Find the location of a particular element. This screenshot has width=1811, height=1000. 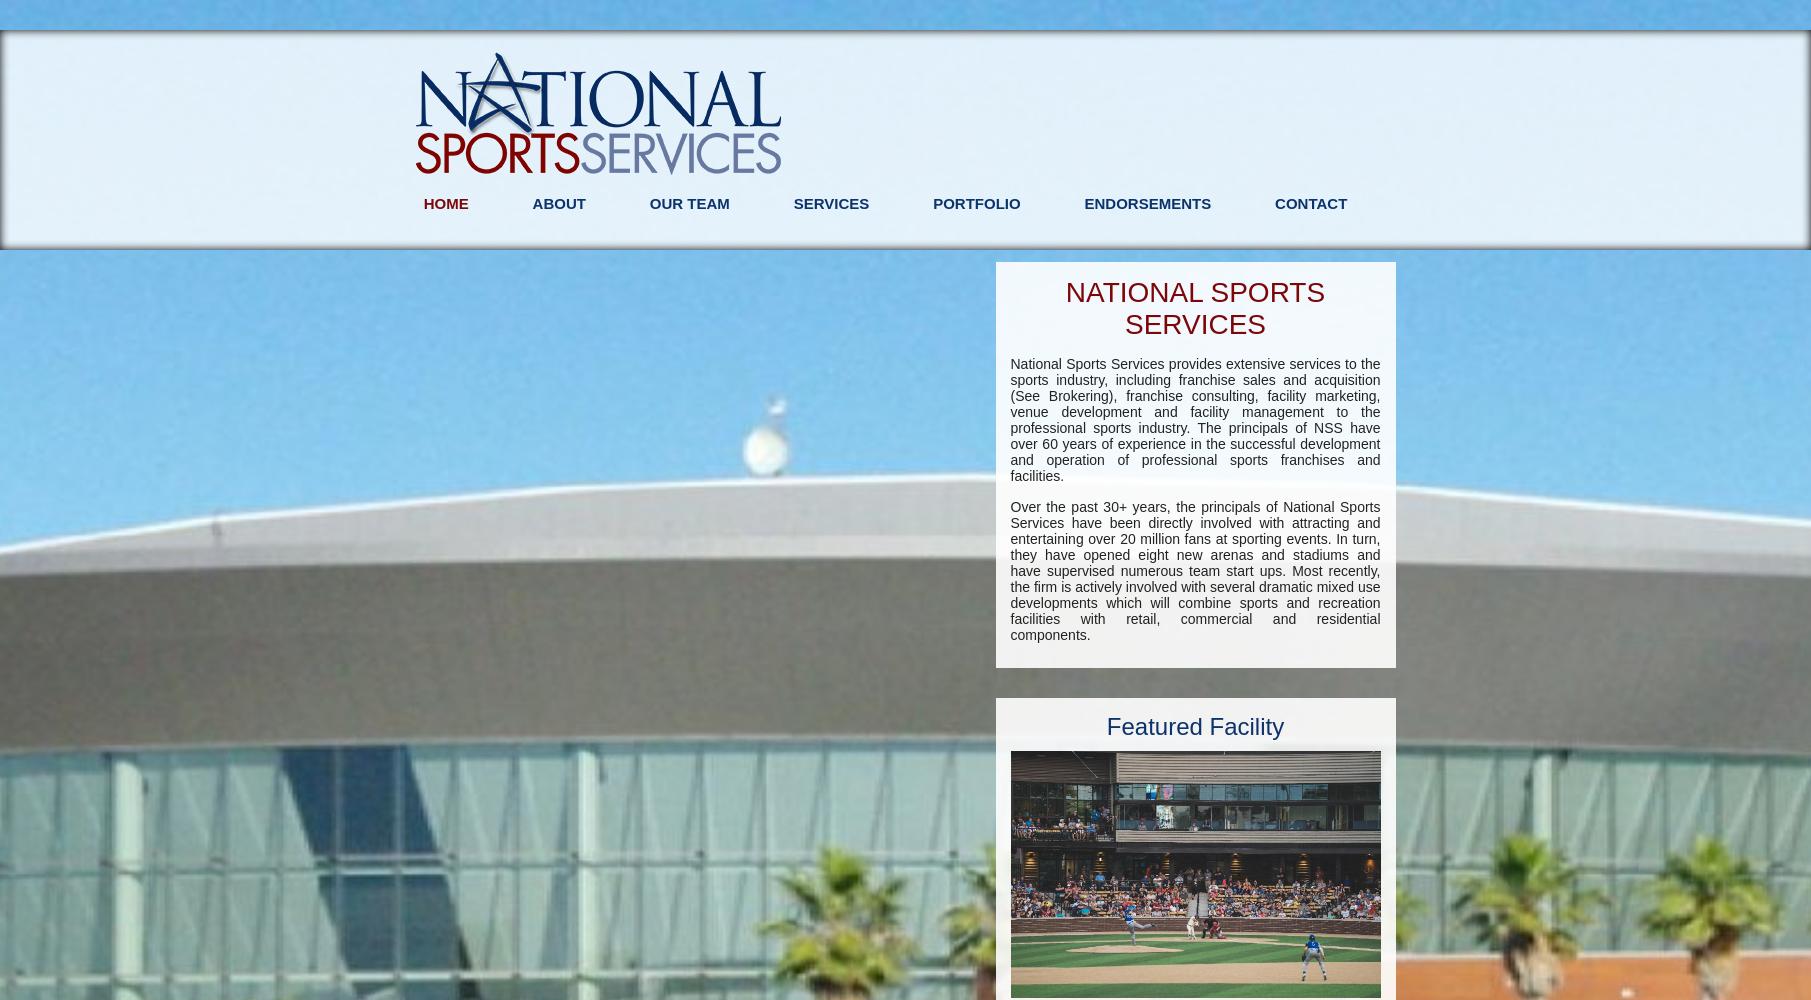

'Contact' is located at coordinates (1309, 202).